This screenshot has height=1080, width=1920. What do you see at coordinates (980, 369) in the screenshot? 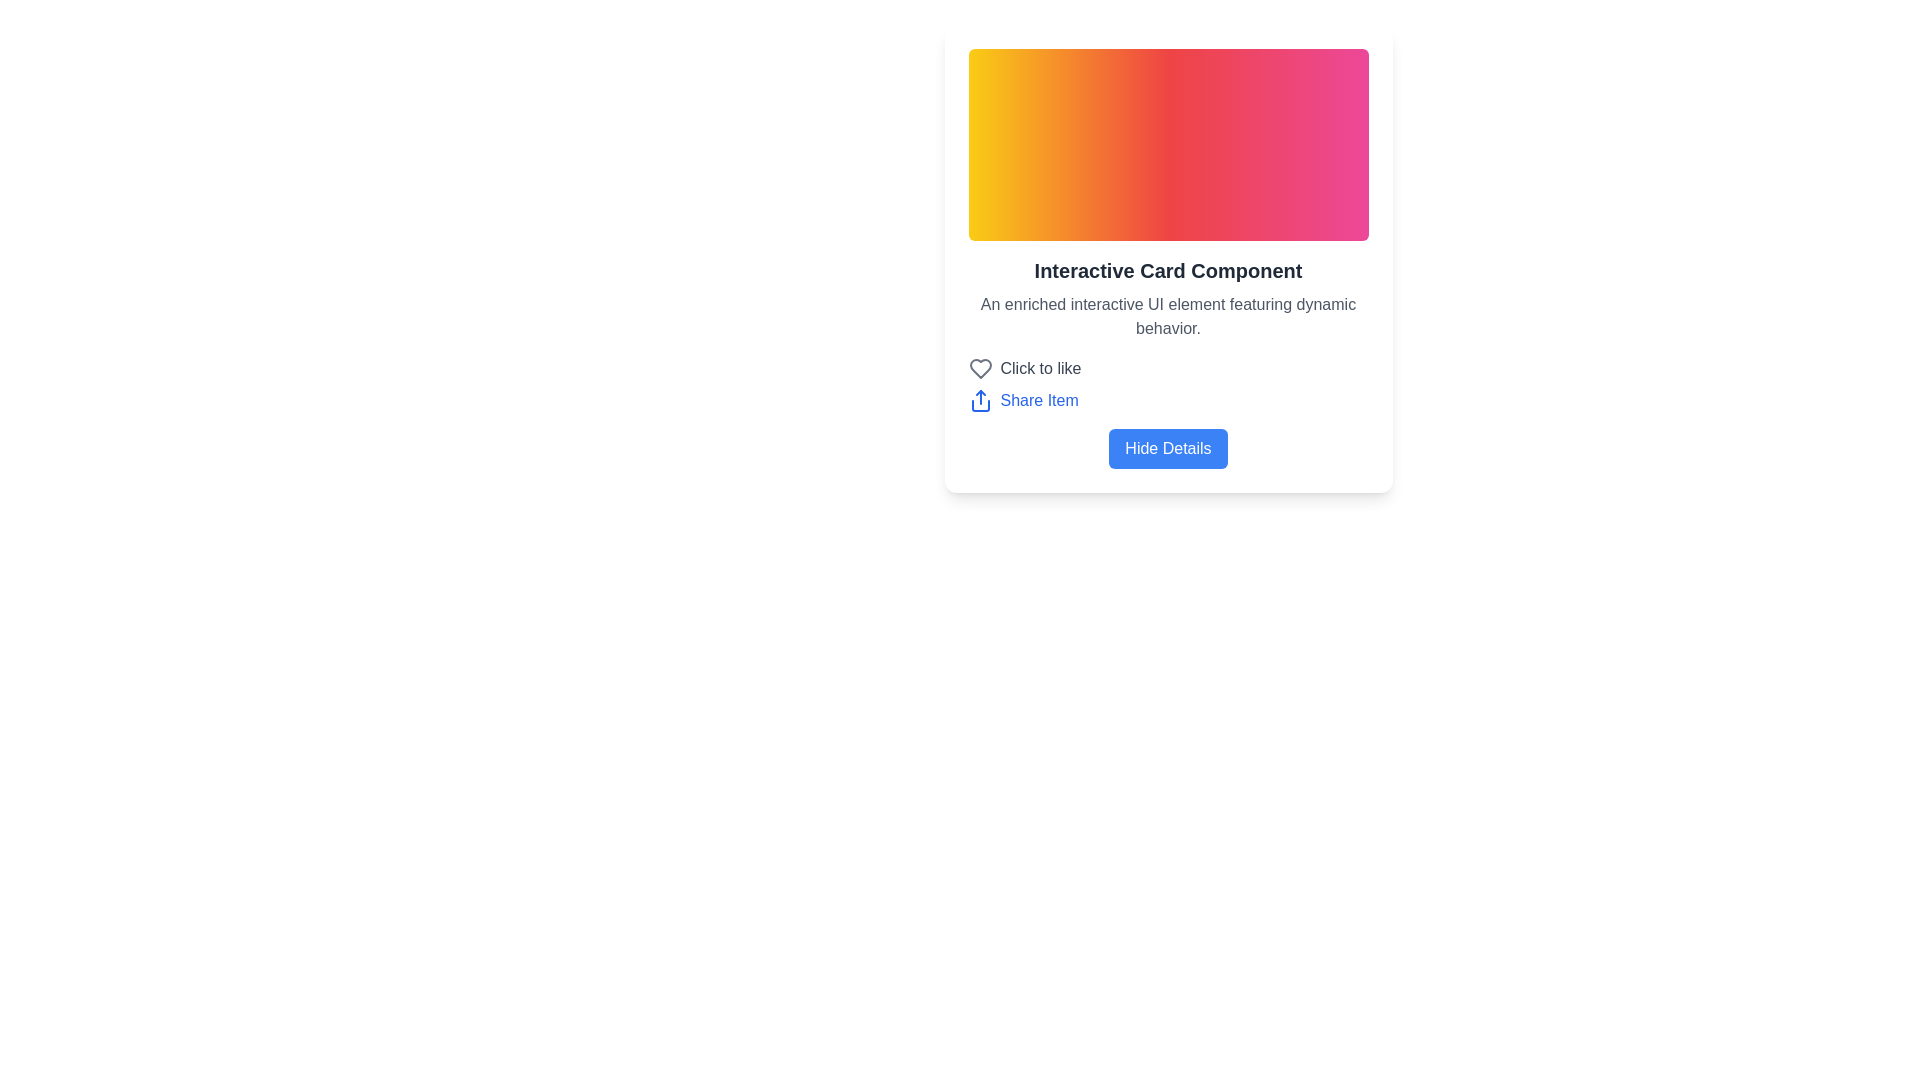
I see `the outlined heart-shaped icon representing a 'like' action` at bounding box center [980, 369].